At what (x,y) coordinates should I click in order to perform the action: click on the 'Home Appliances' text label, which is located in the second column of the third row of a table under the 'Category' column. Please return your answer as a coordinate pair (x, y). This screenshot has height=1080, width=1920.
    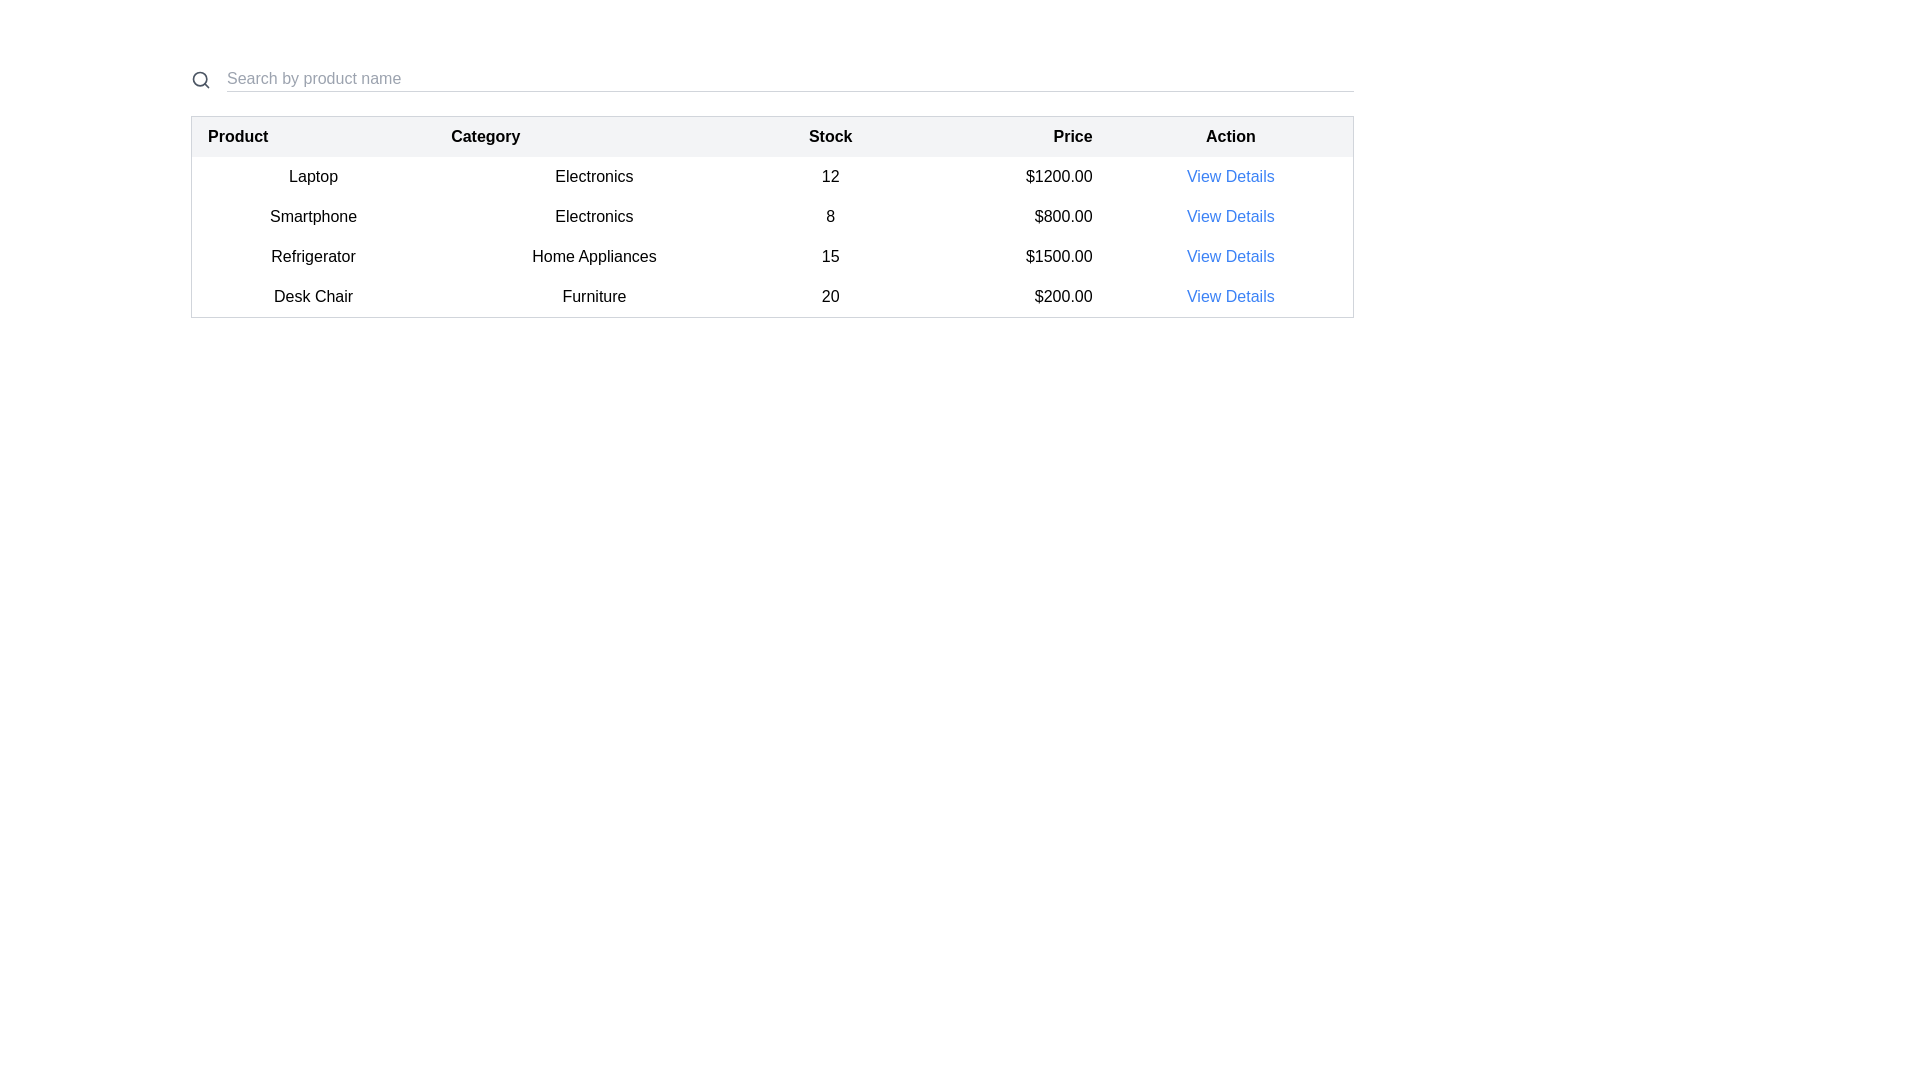
    Looking at the image, I should click on (593, 256).